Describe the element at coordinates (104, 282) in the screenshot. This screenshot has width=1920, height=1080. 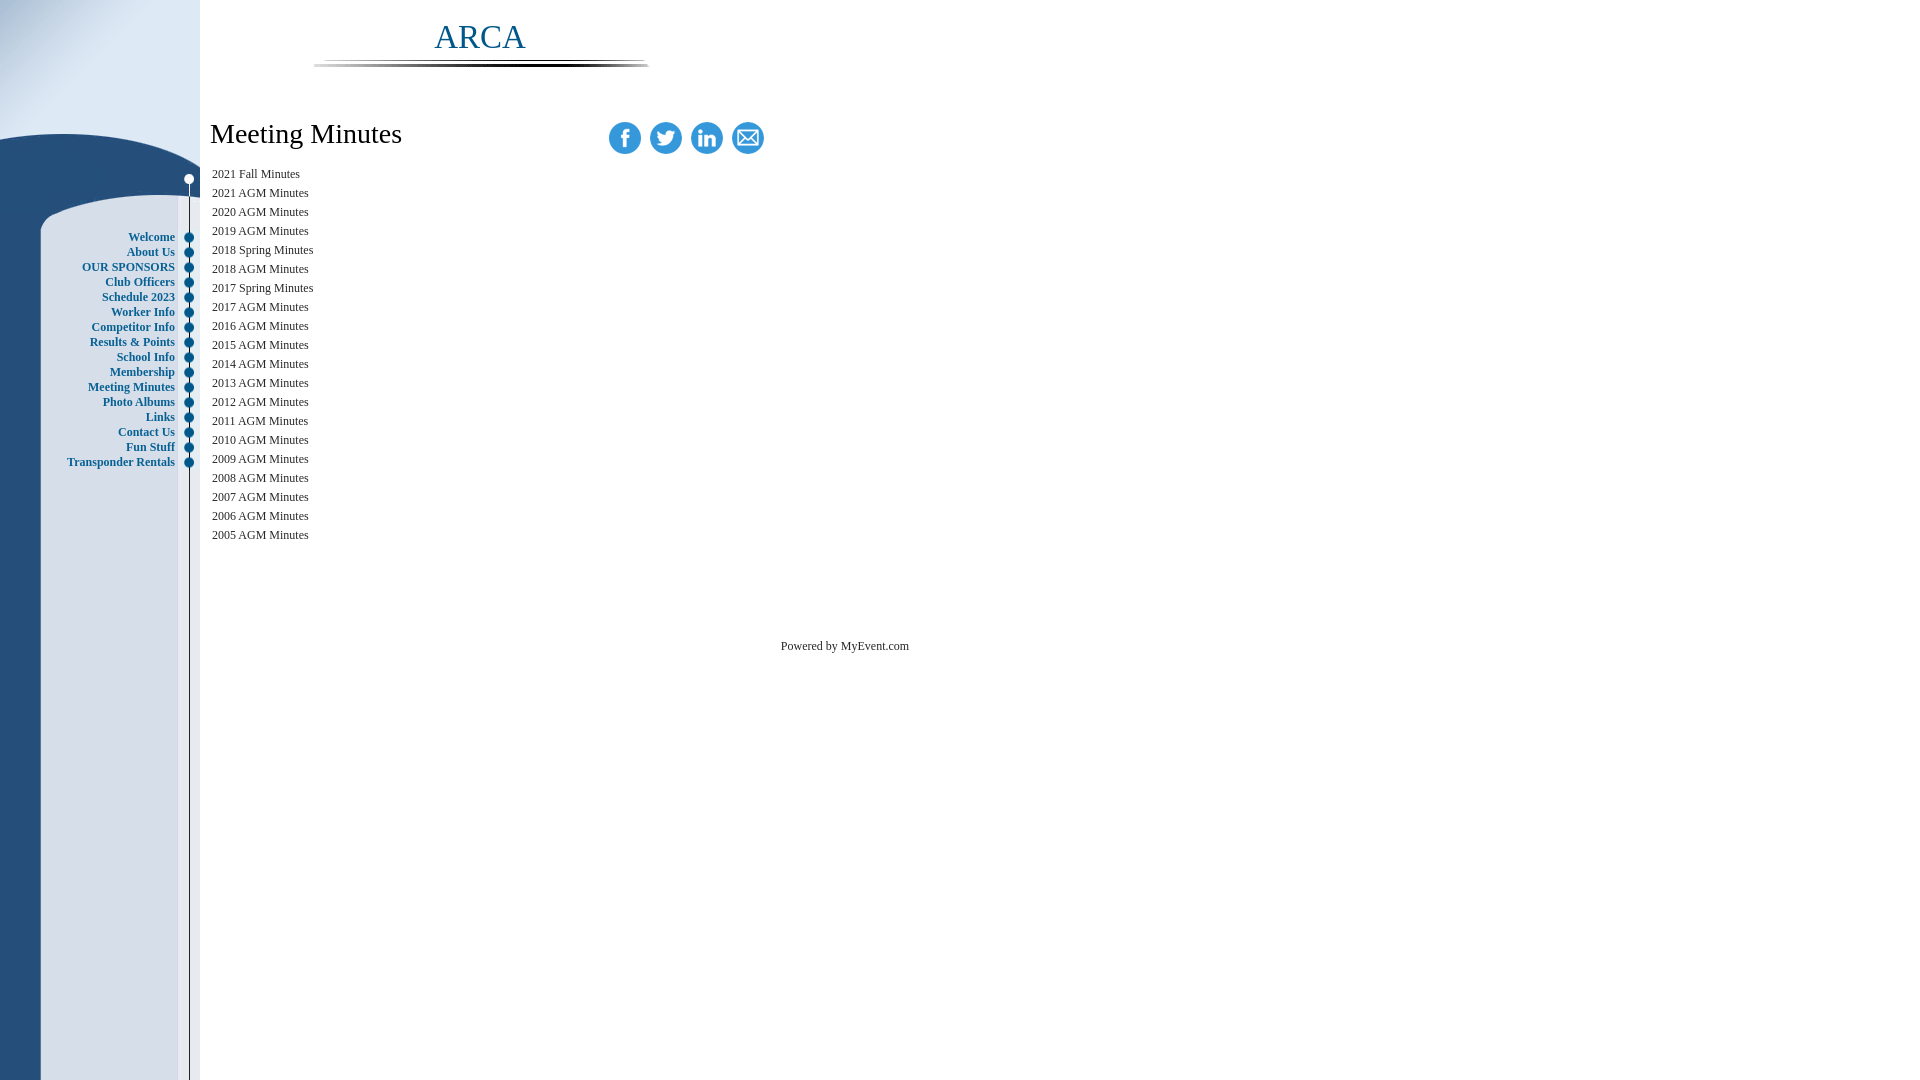
I see `'Club Officers'` at that location.